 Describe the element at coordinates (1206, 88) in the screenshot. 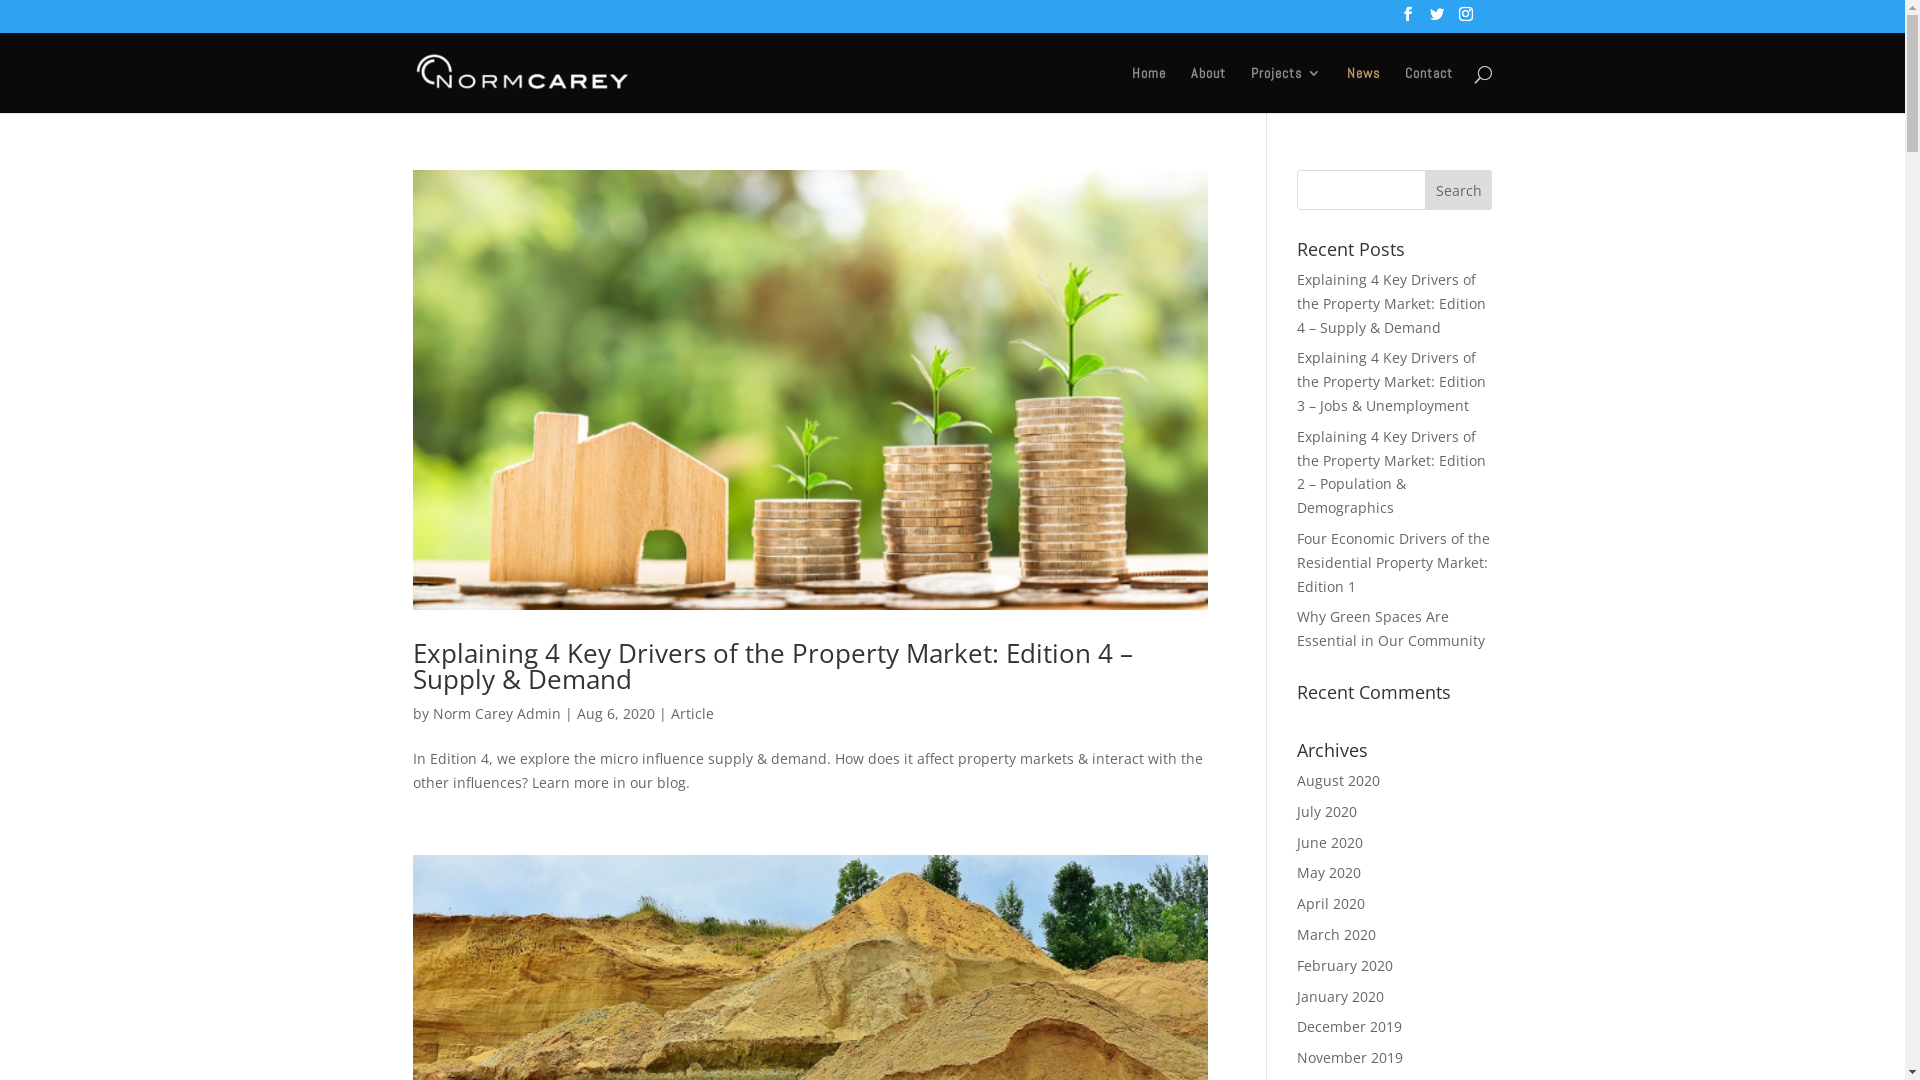

I see `'About'` at that location.